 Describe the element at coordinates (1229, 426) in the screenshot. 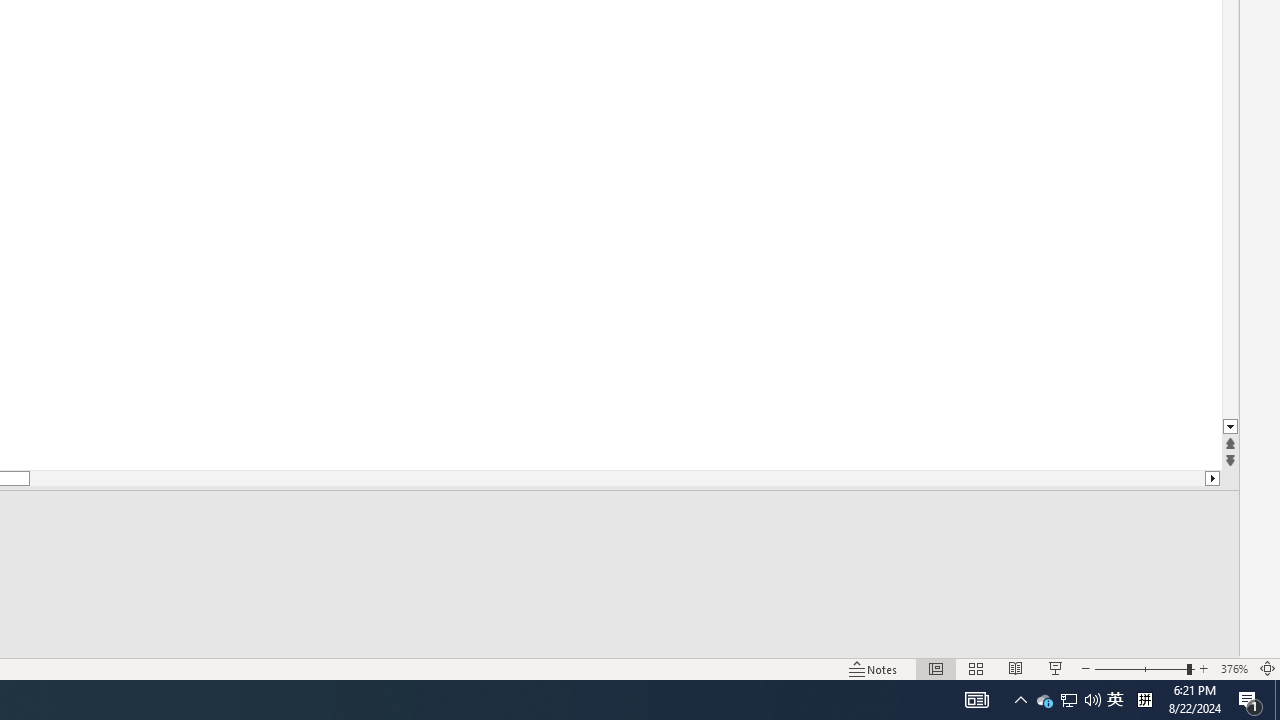

I see `'Line down'` at that location.